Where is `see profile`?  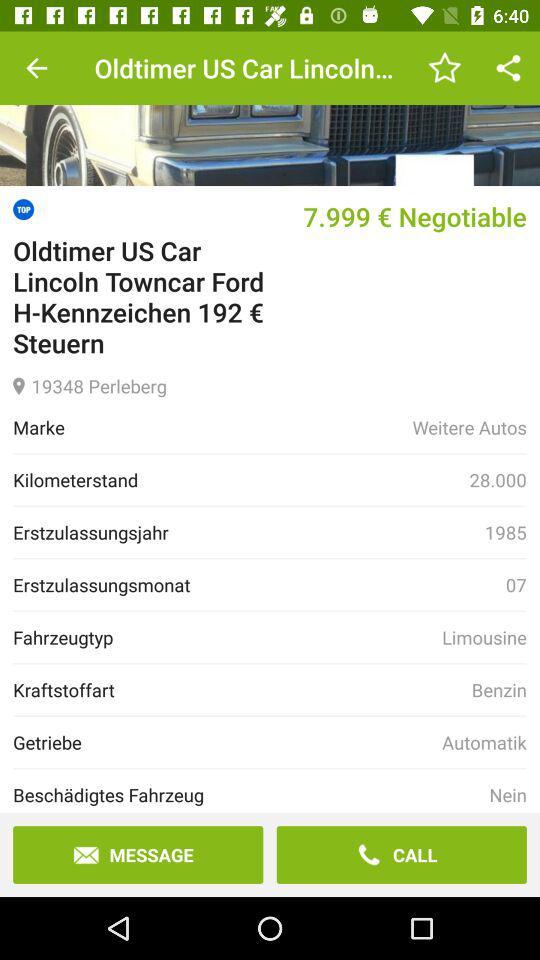
see profile is located at coordinates (270, 108).